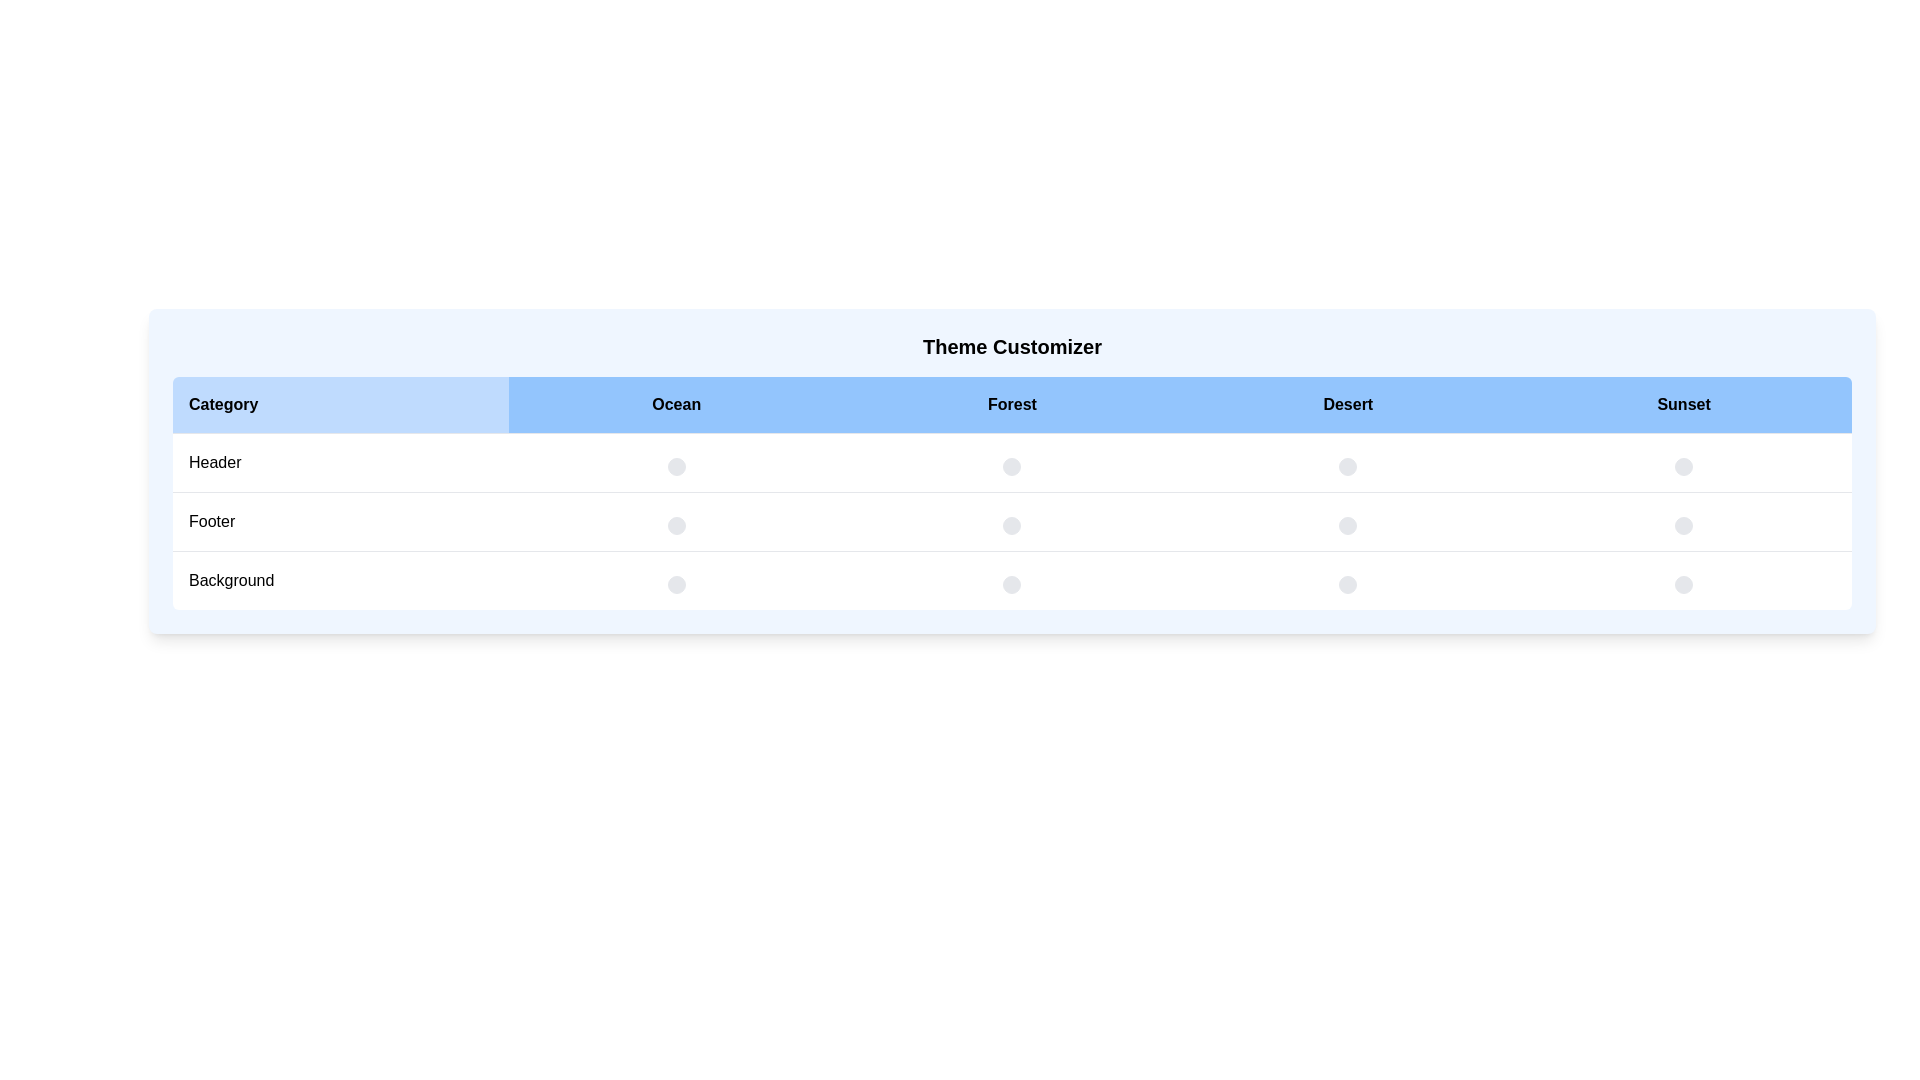  Describe the element at coordinates (1348, 524) in the screenshot. I see `the Toggle Button located` at that location.